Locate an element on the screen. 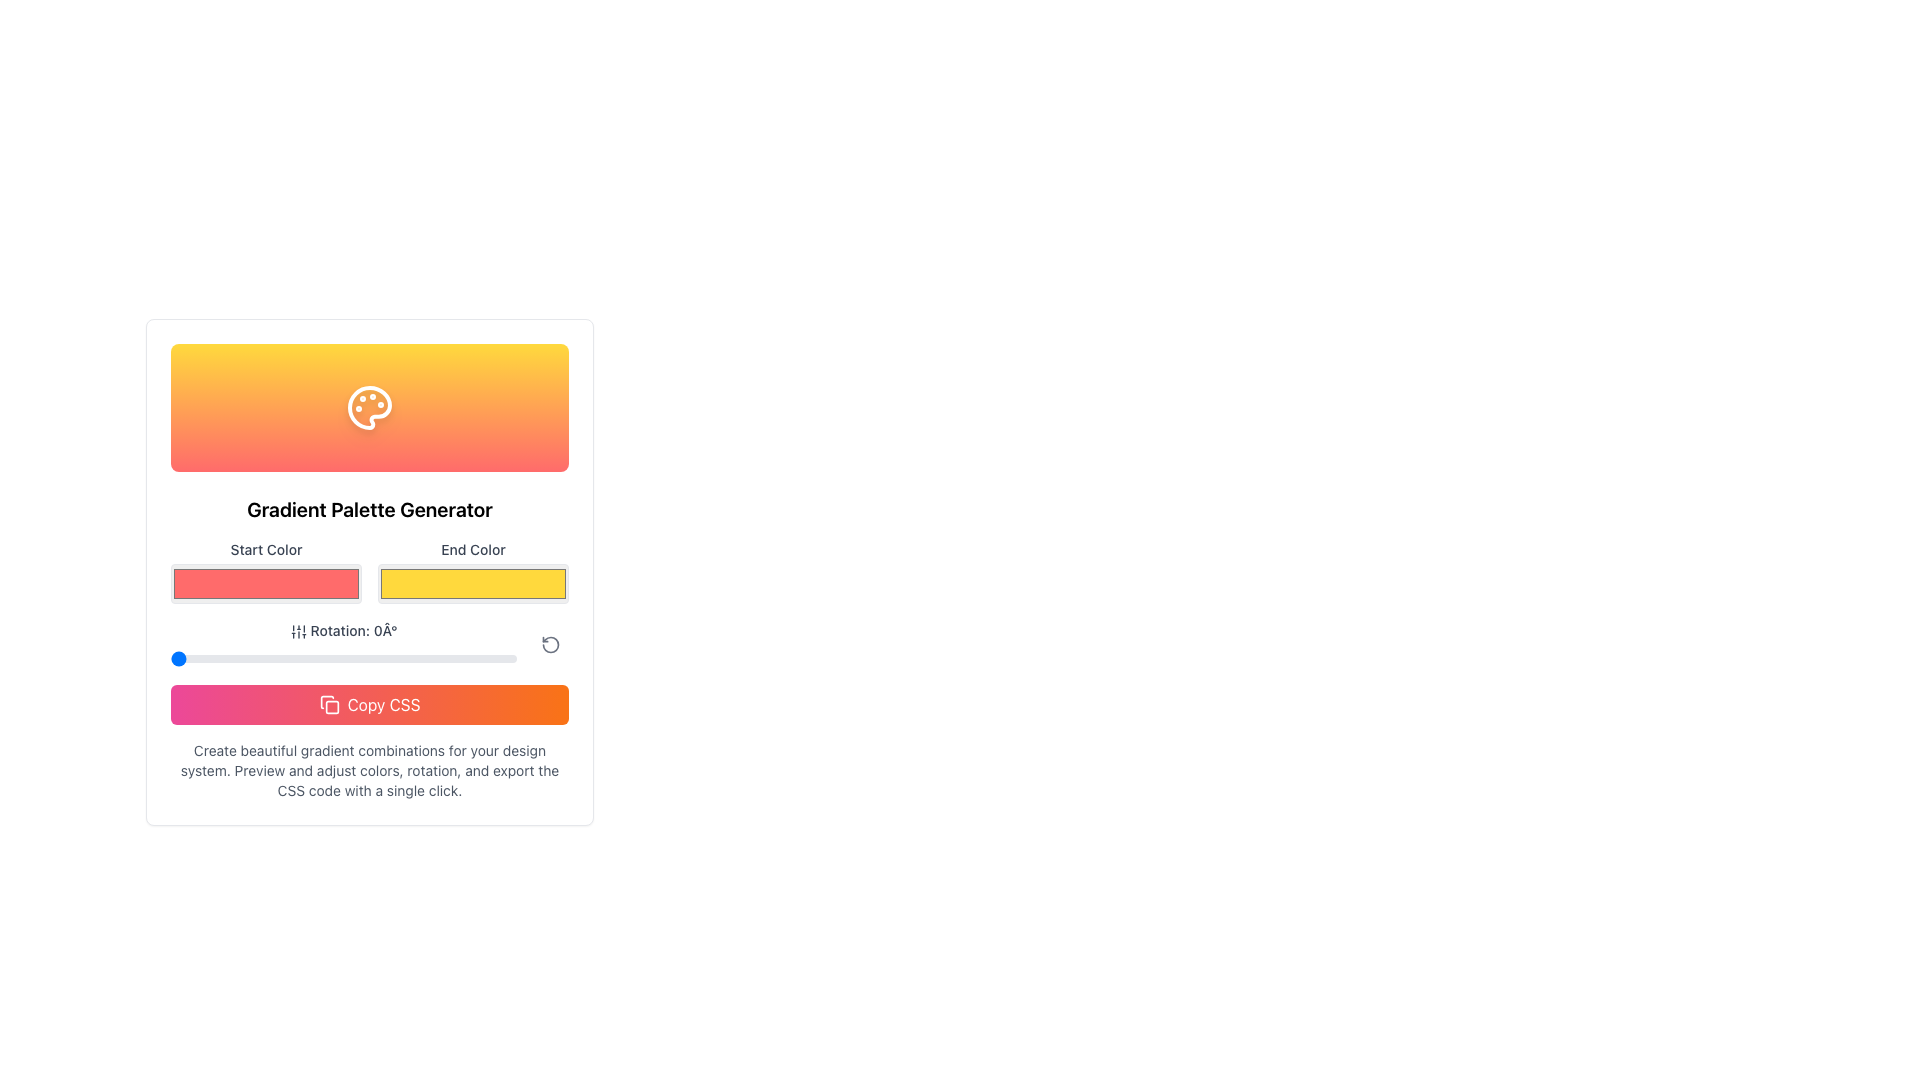 Image resolution: width=1920 pixels, height=1080 pixels. the counter-clockwise rotation icon within the circular button at the bottom-right of the 'Gradient Palette Generator' card via keyboard navigation is located at coordinates (551, 644).